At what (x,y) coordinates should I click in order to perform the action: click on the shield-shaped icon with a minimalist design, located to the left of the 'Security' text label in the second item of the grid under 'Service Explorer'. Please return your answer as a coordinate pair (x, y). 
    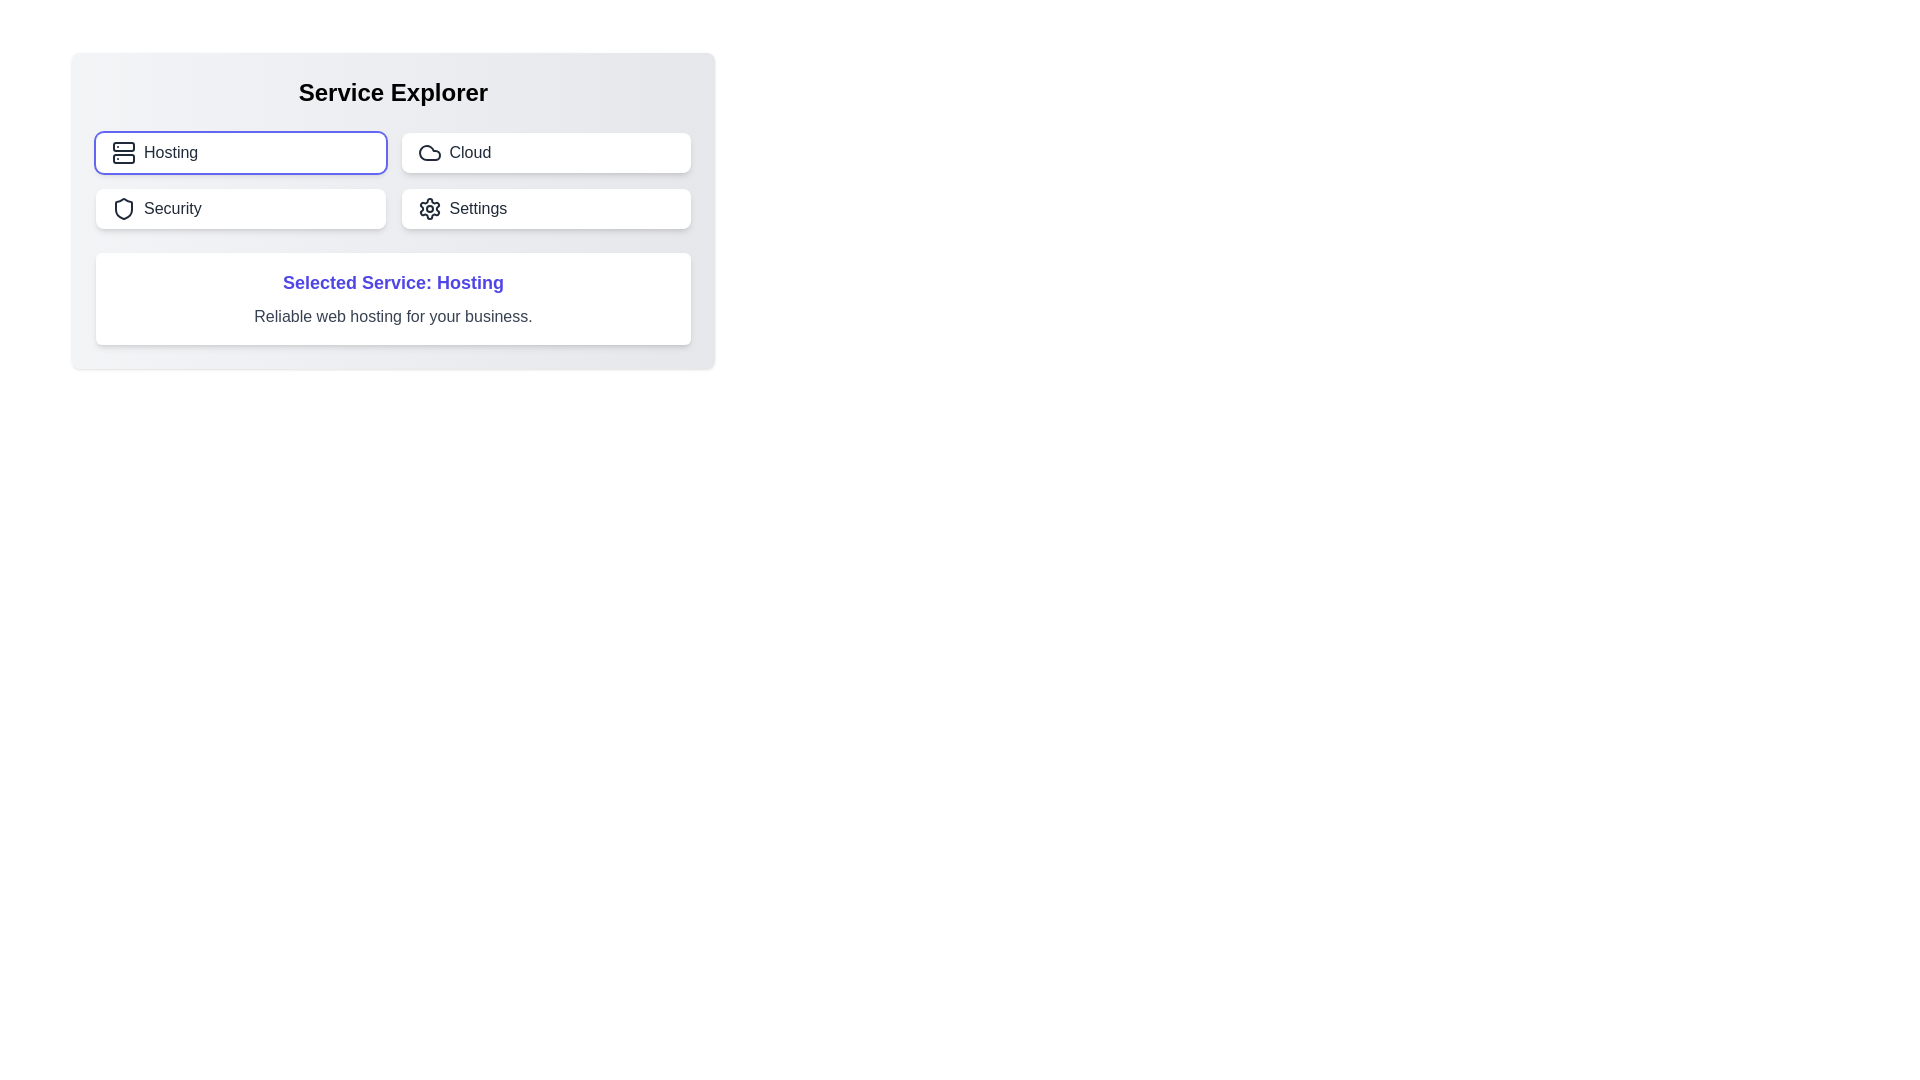
    Looking at the image, I should click on (123, 208).